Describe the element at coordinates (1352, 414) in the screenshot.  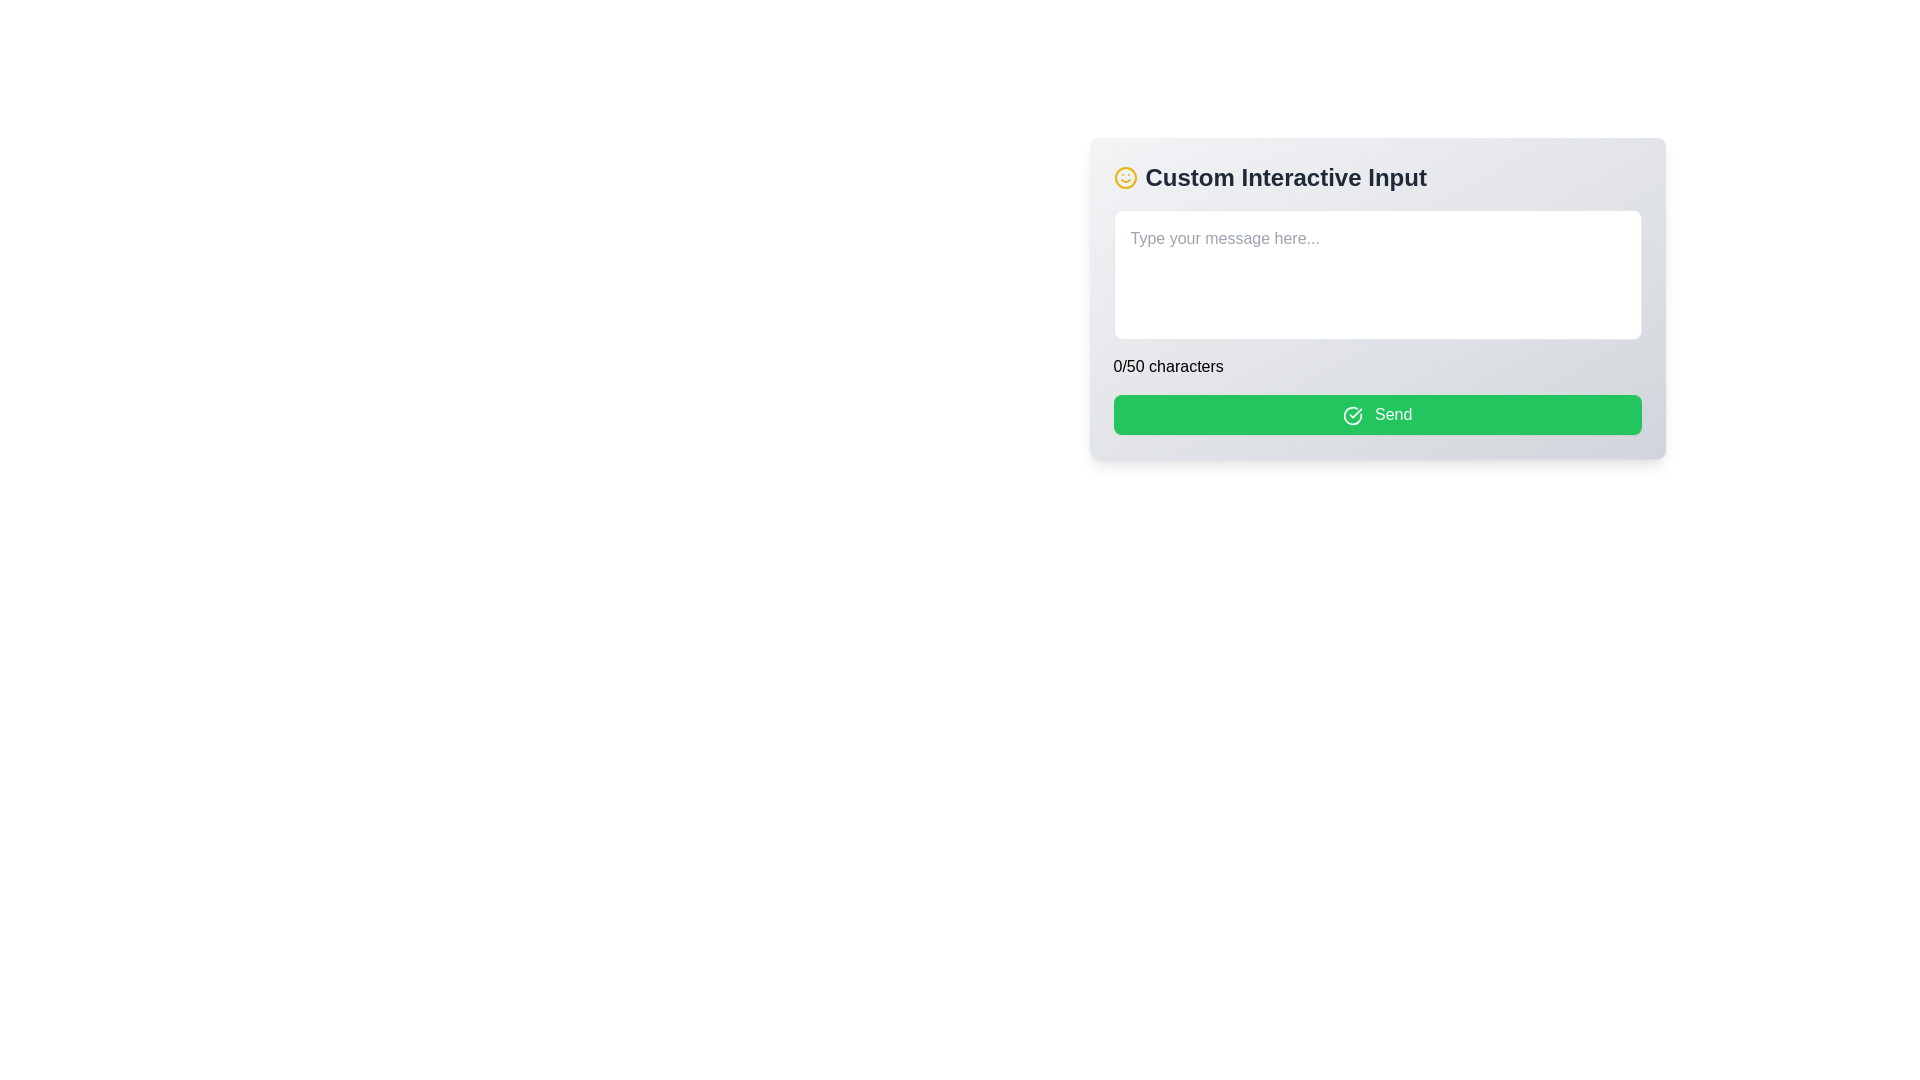
I see `the SVG-based graphical element located on the right side of the interface, near the green 'Send' button` at that location.